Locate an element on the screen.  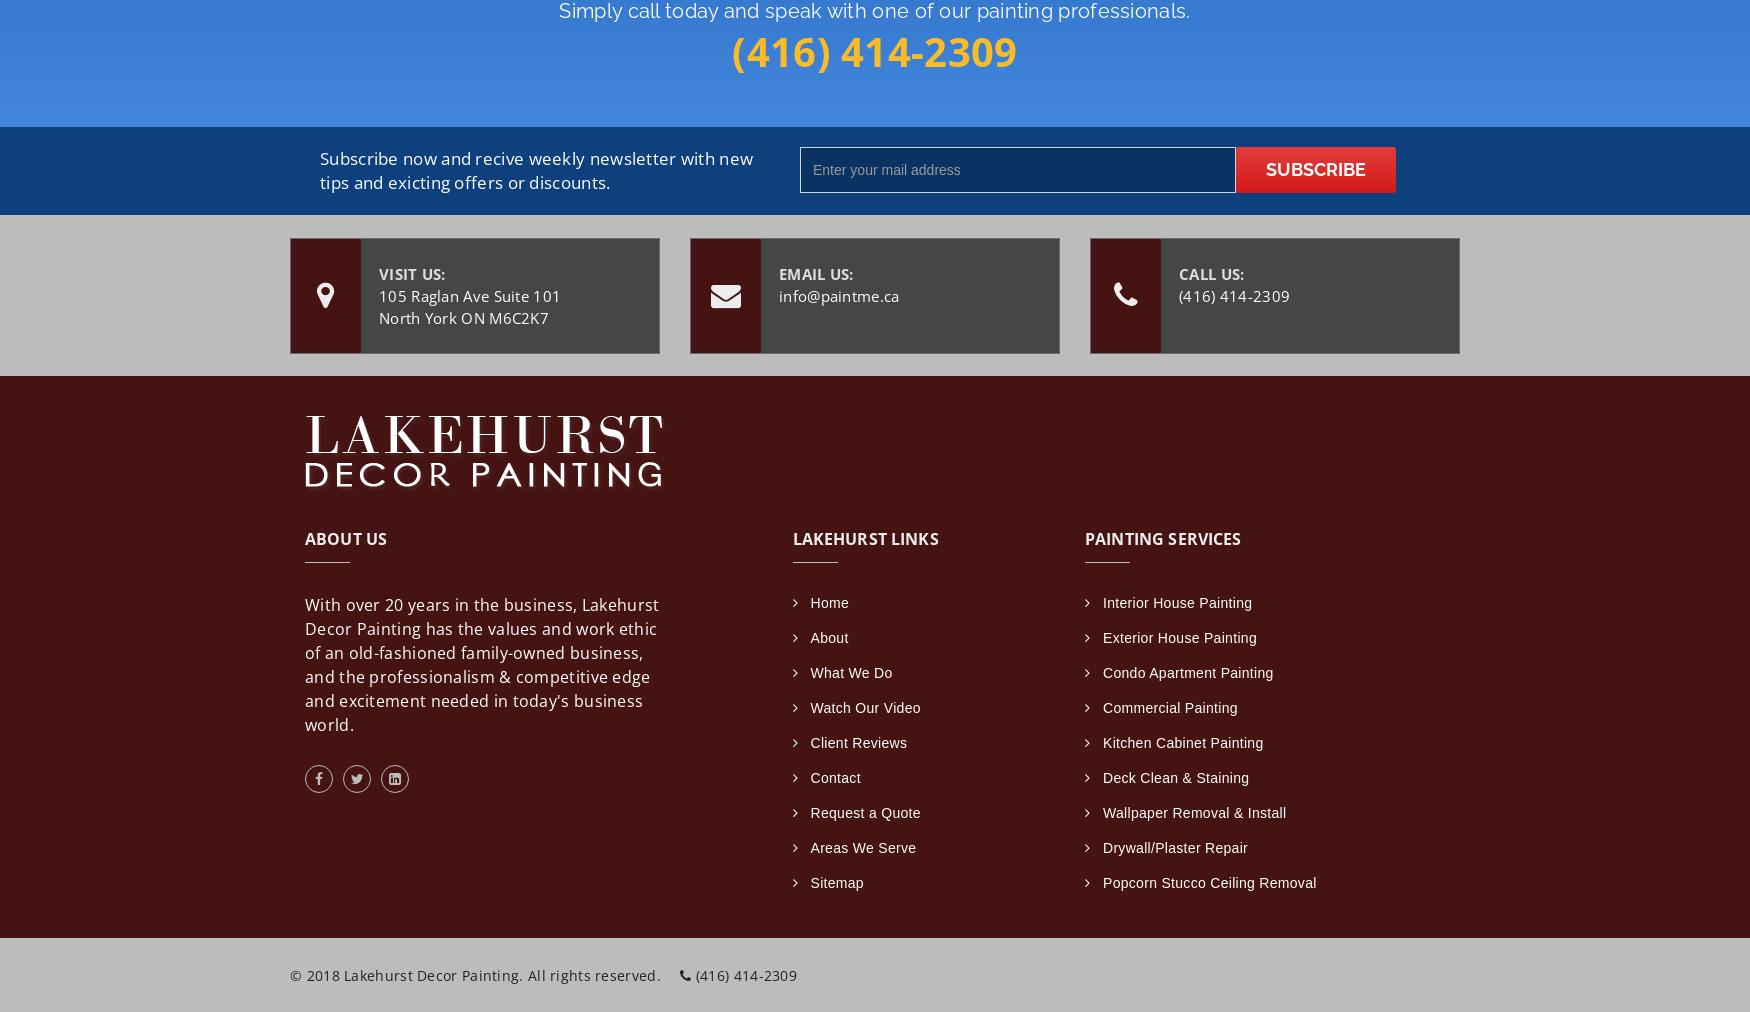
'Lakehurst Links' is located at coordinates (865, 536).